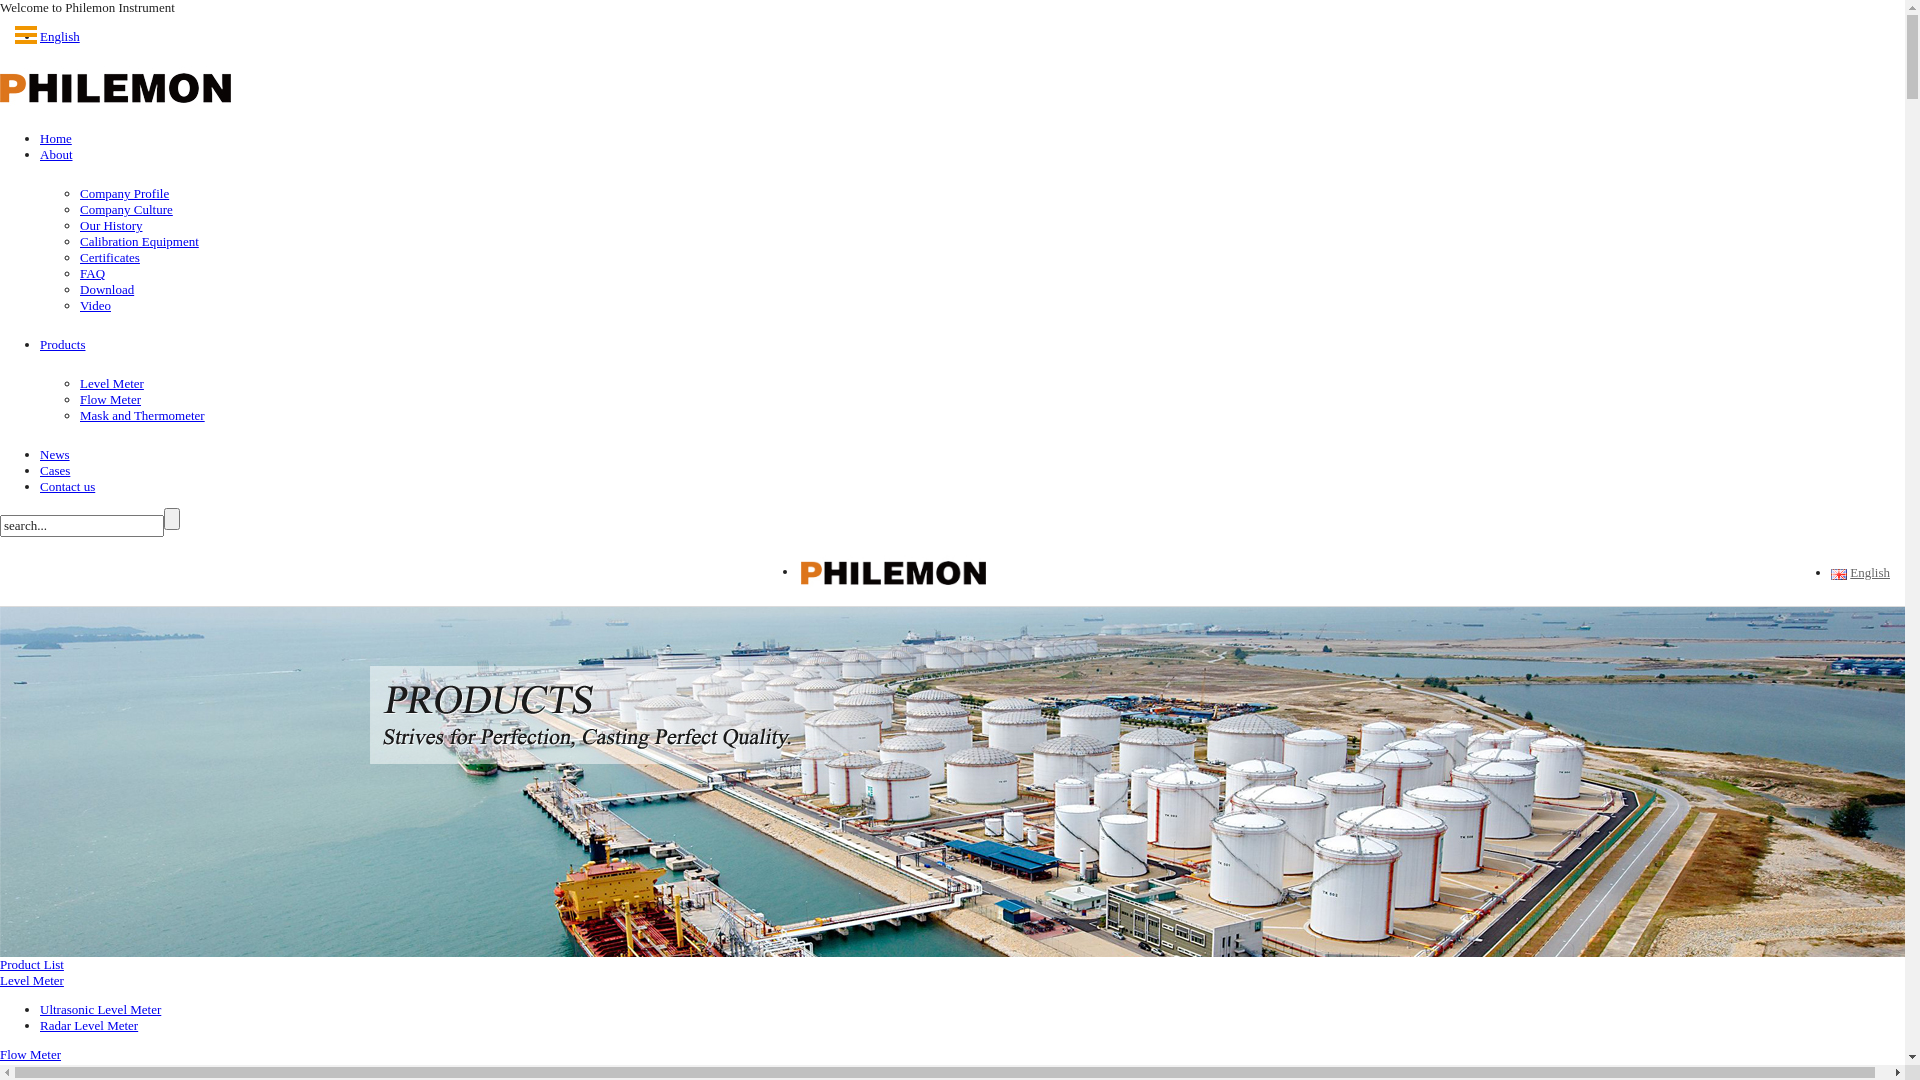  What do you see at coordinates (125, 209) in the screenshot?
I see `'Company Culture'` at bounding box center [125, 209].